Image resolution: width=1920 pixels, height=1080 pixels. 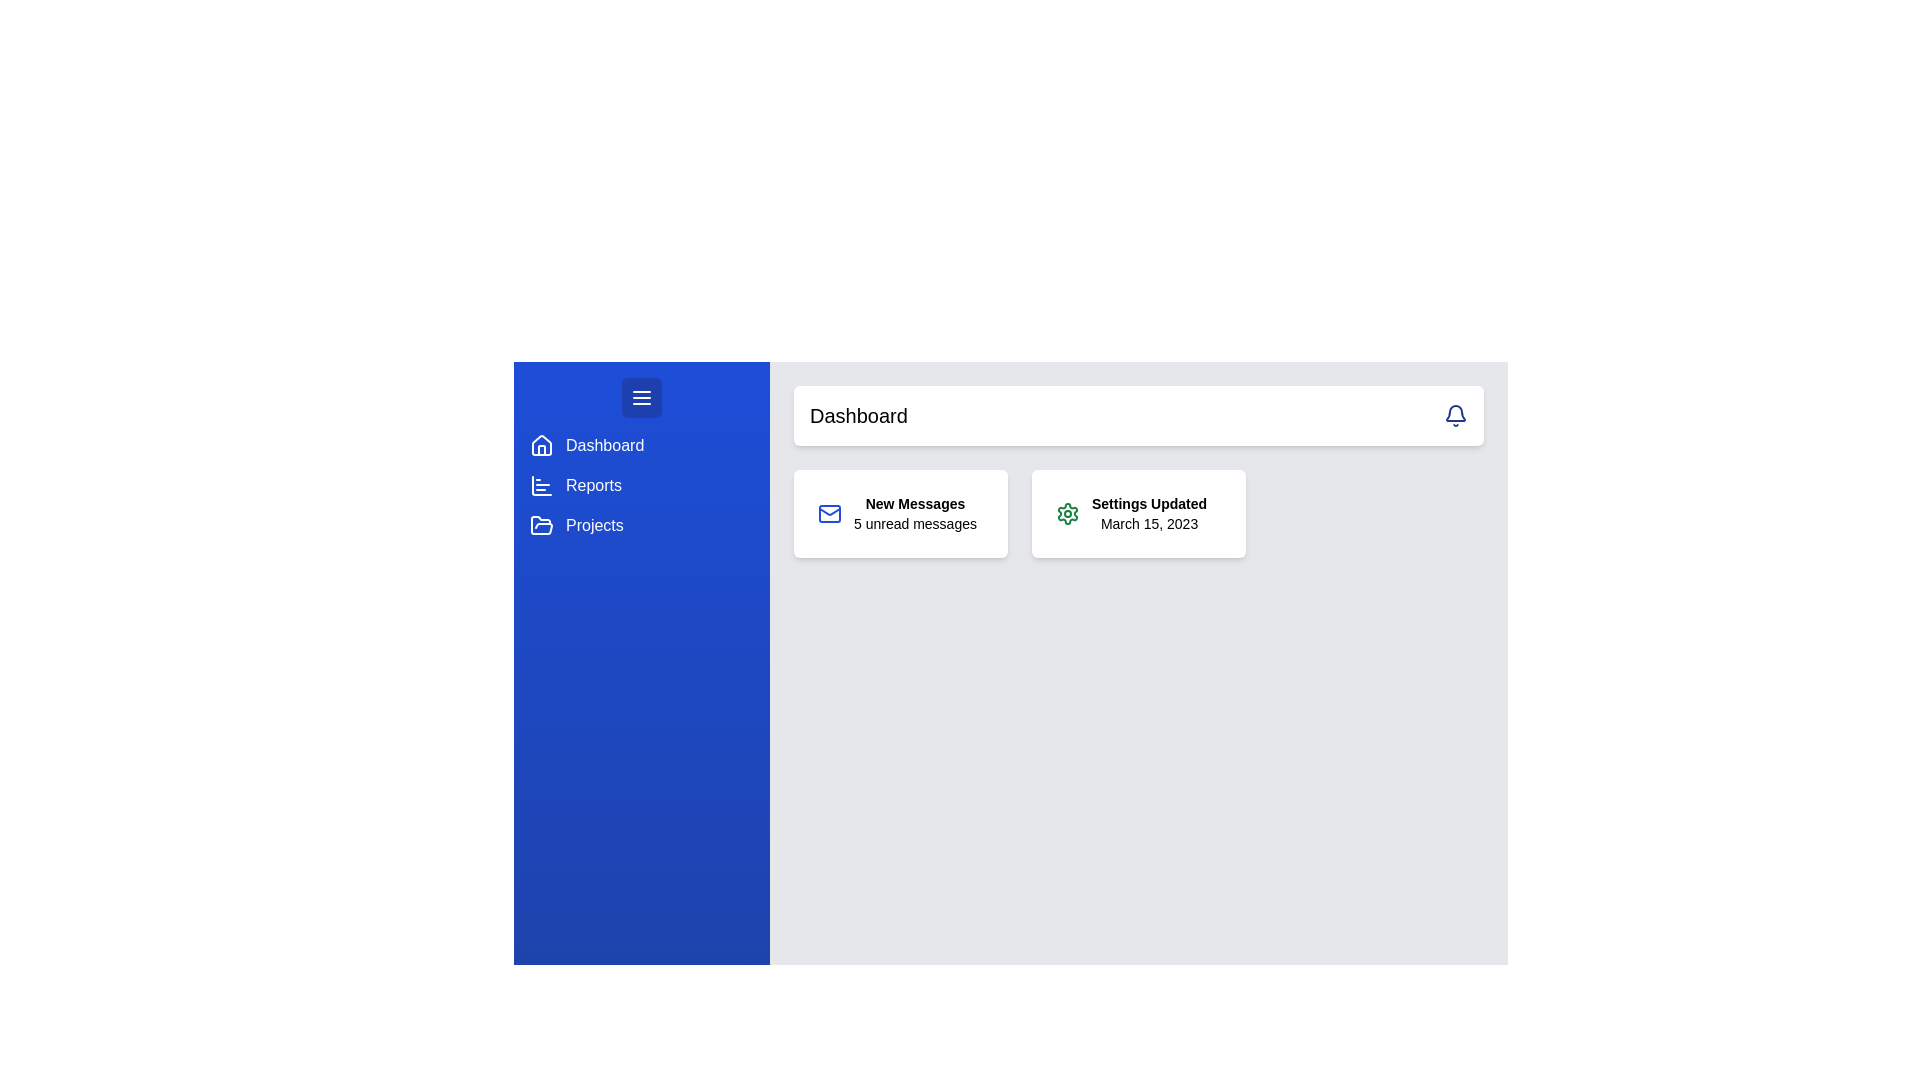 I want to click on the folder icon in the side navigation menu, so click(x=542, y=524).